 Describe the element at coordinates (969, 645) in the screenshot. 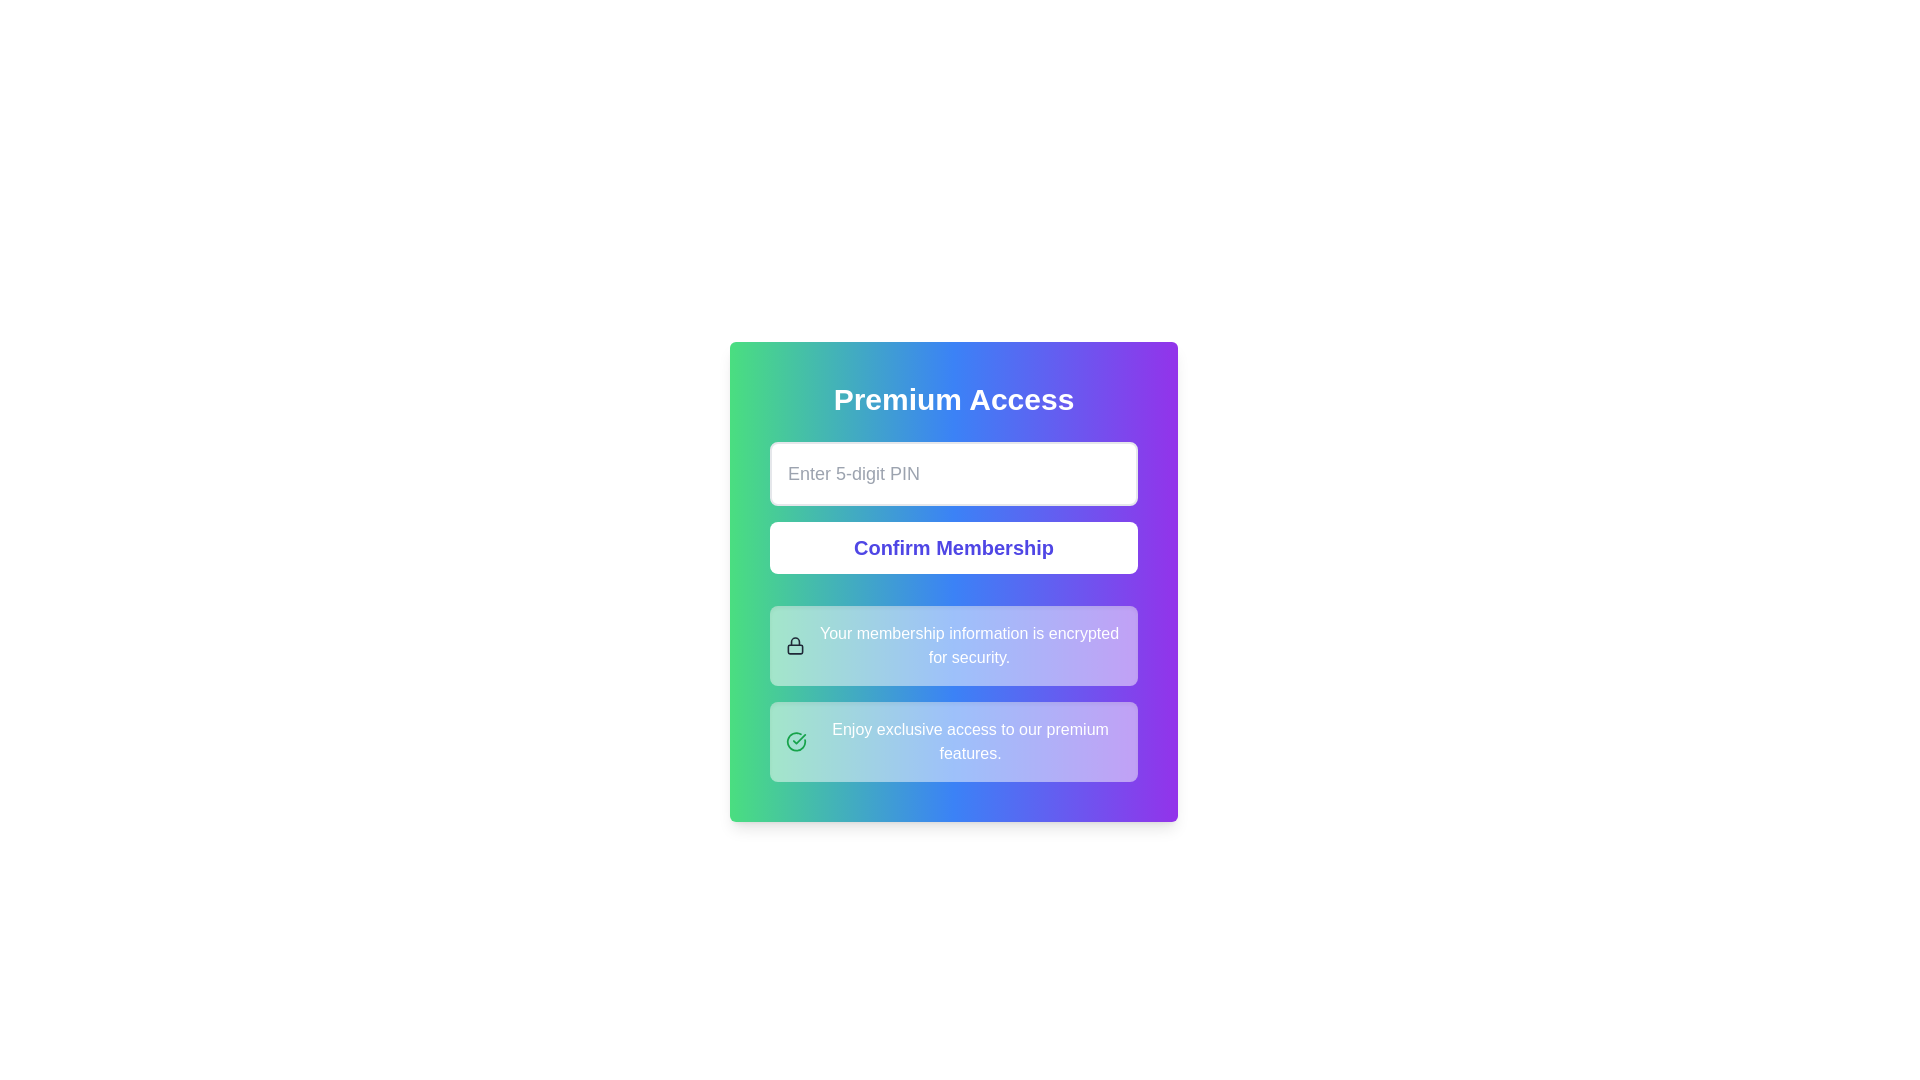

I see `the text label displaying 'Your membership information is encrypted for security.' which is styled with white text on a gradient background and positioned to the right of a lock icon` at that location.